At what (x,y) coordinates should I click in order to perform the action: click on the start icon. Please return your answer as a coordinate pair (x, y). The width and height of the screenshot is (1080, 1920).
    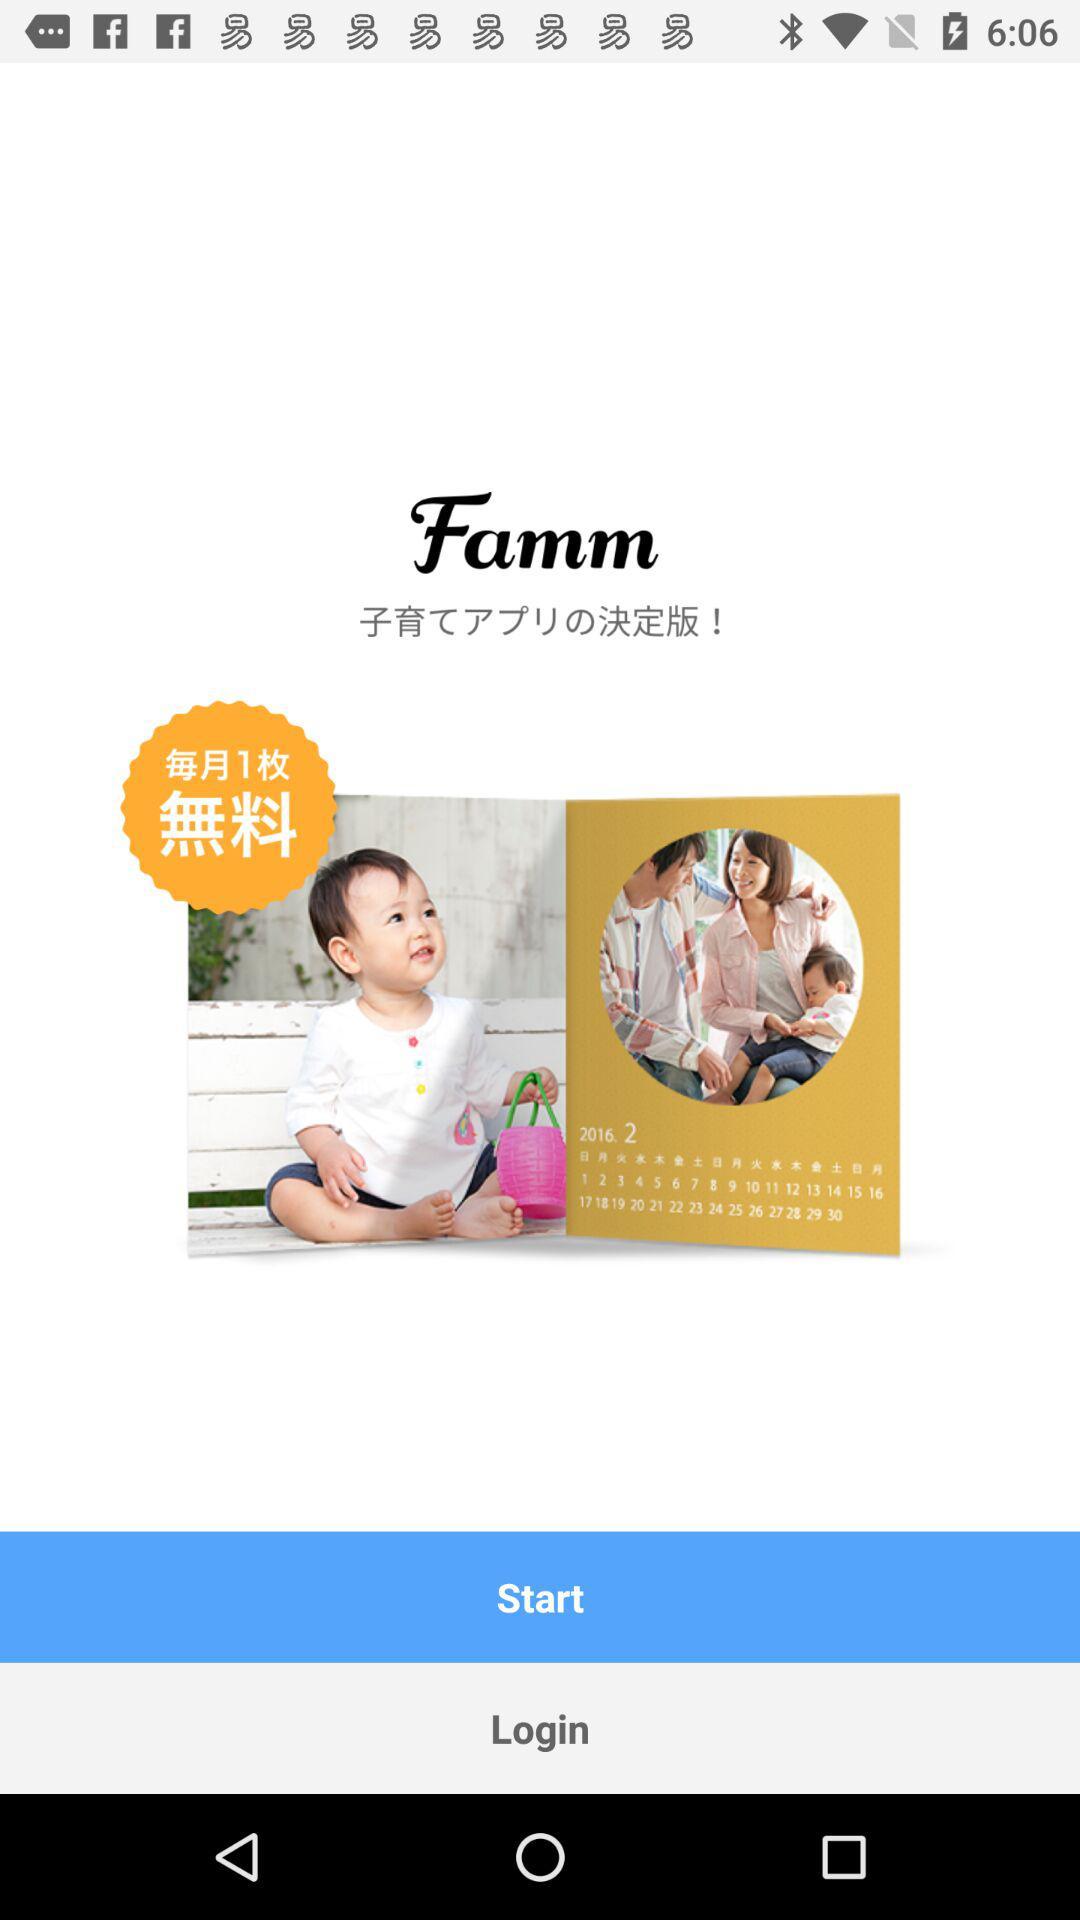
    Looking at the image, I should click on (540, 1596).